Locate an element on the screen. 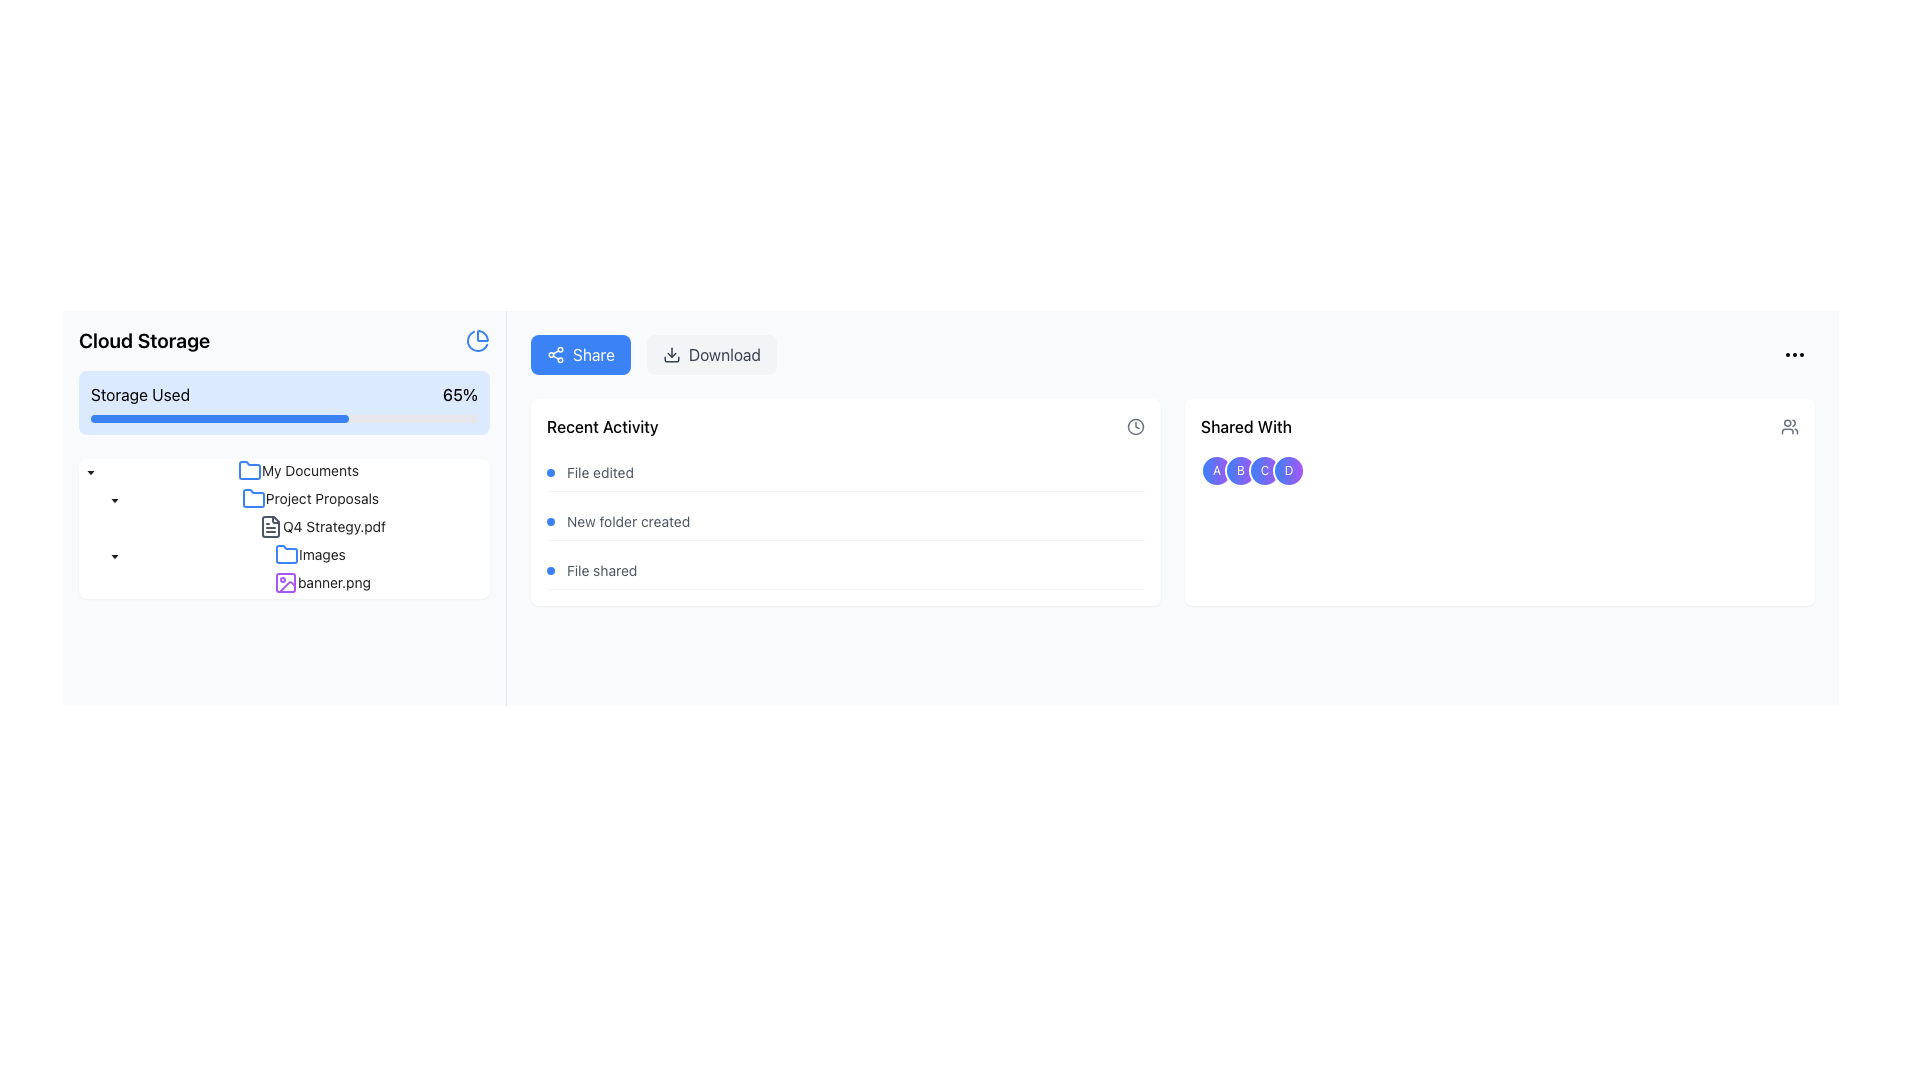  the 'My Documents' label in the tree view is located at coordinates (297, 470).